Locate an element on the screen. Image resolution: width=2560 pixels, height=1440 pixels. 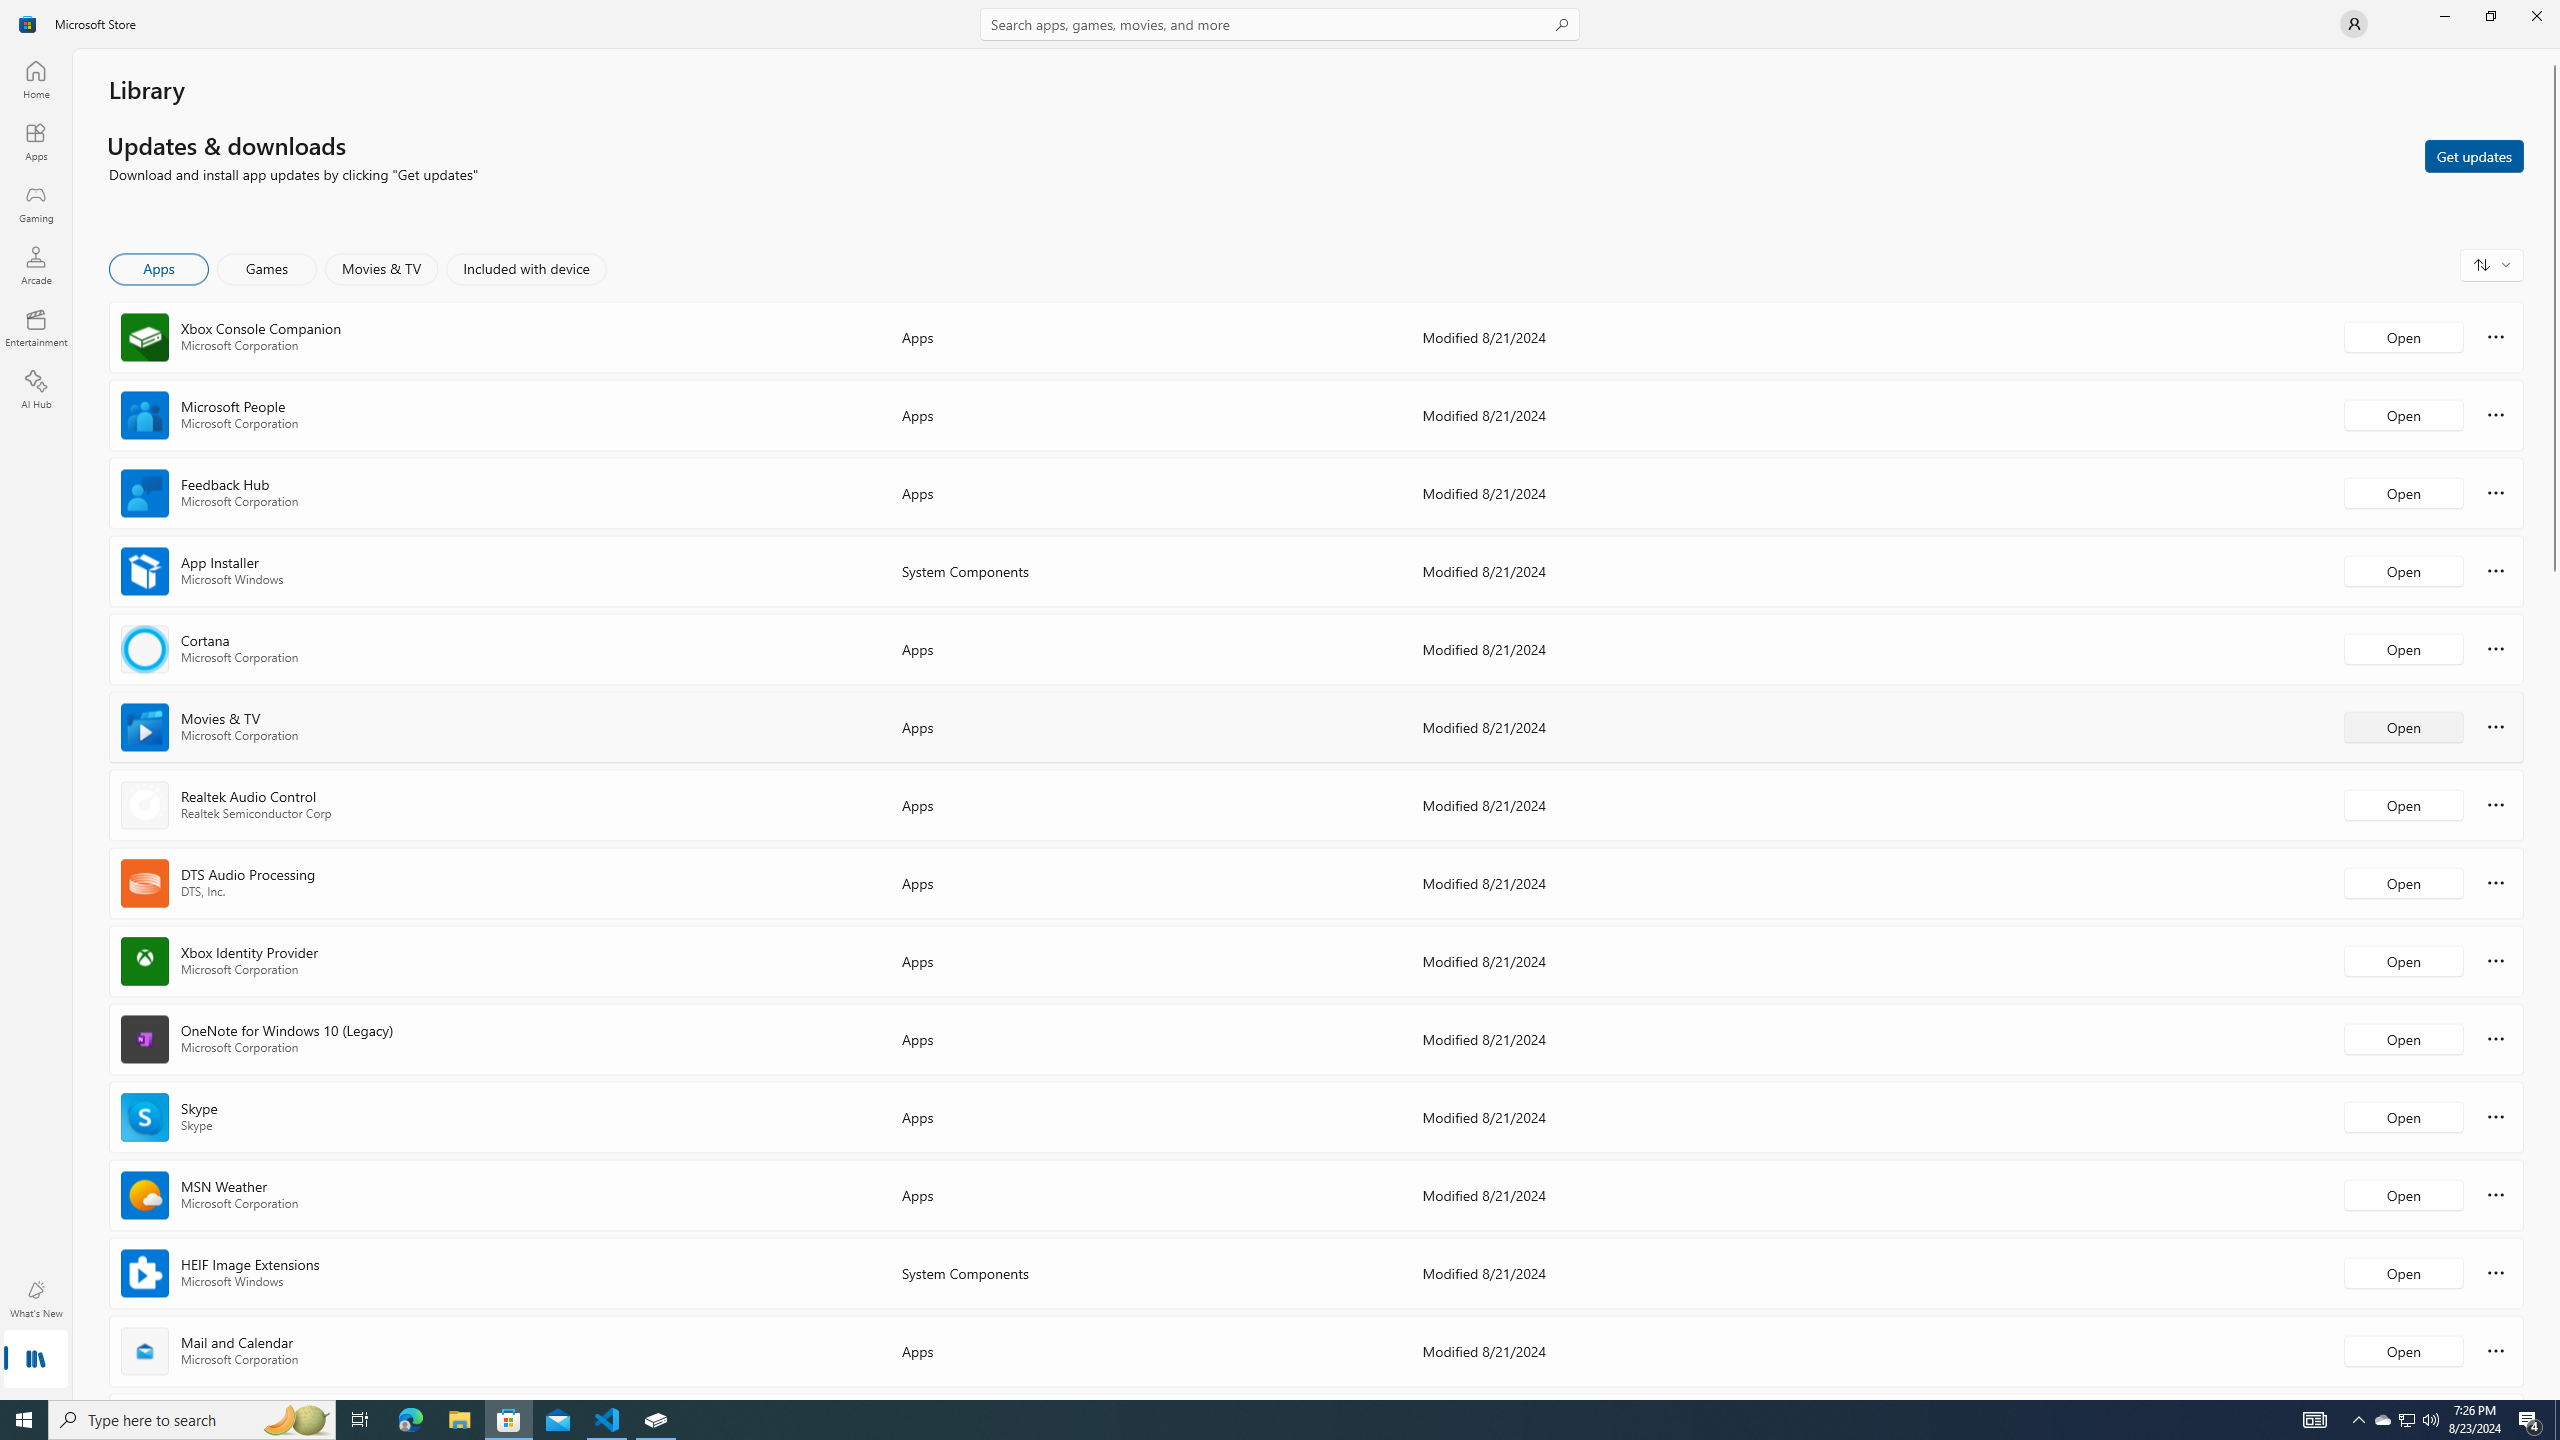
'Vertical' is located at coordinates (2552, 724).